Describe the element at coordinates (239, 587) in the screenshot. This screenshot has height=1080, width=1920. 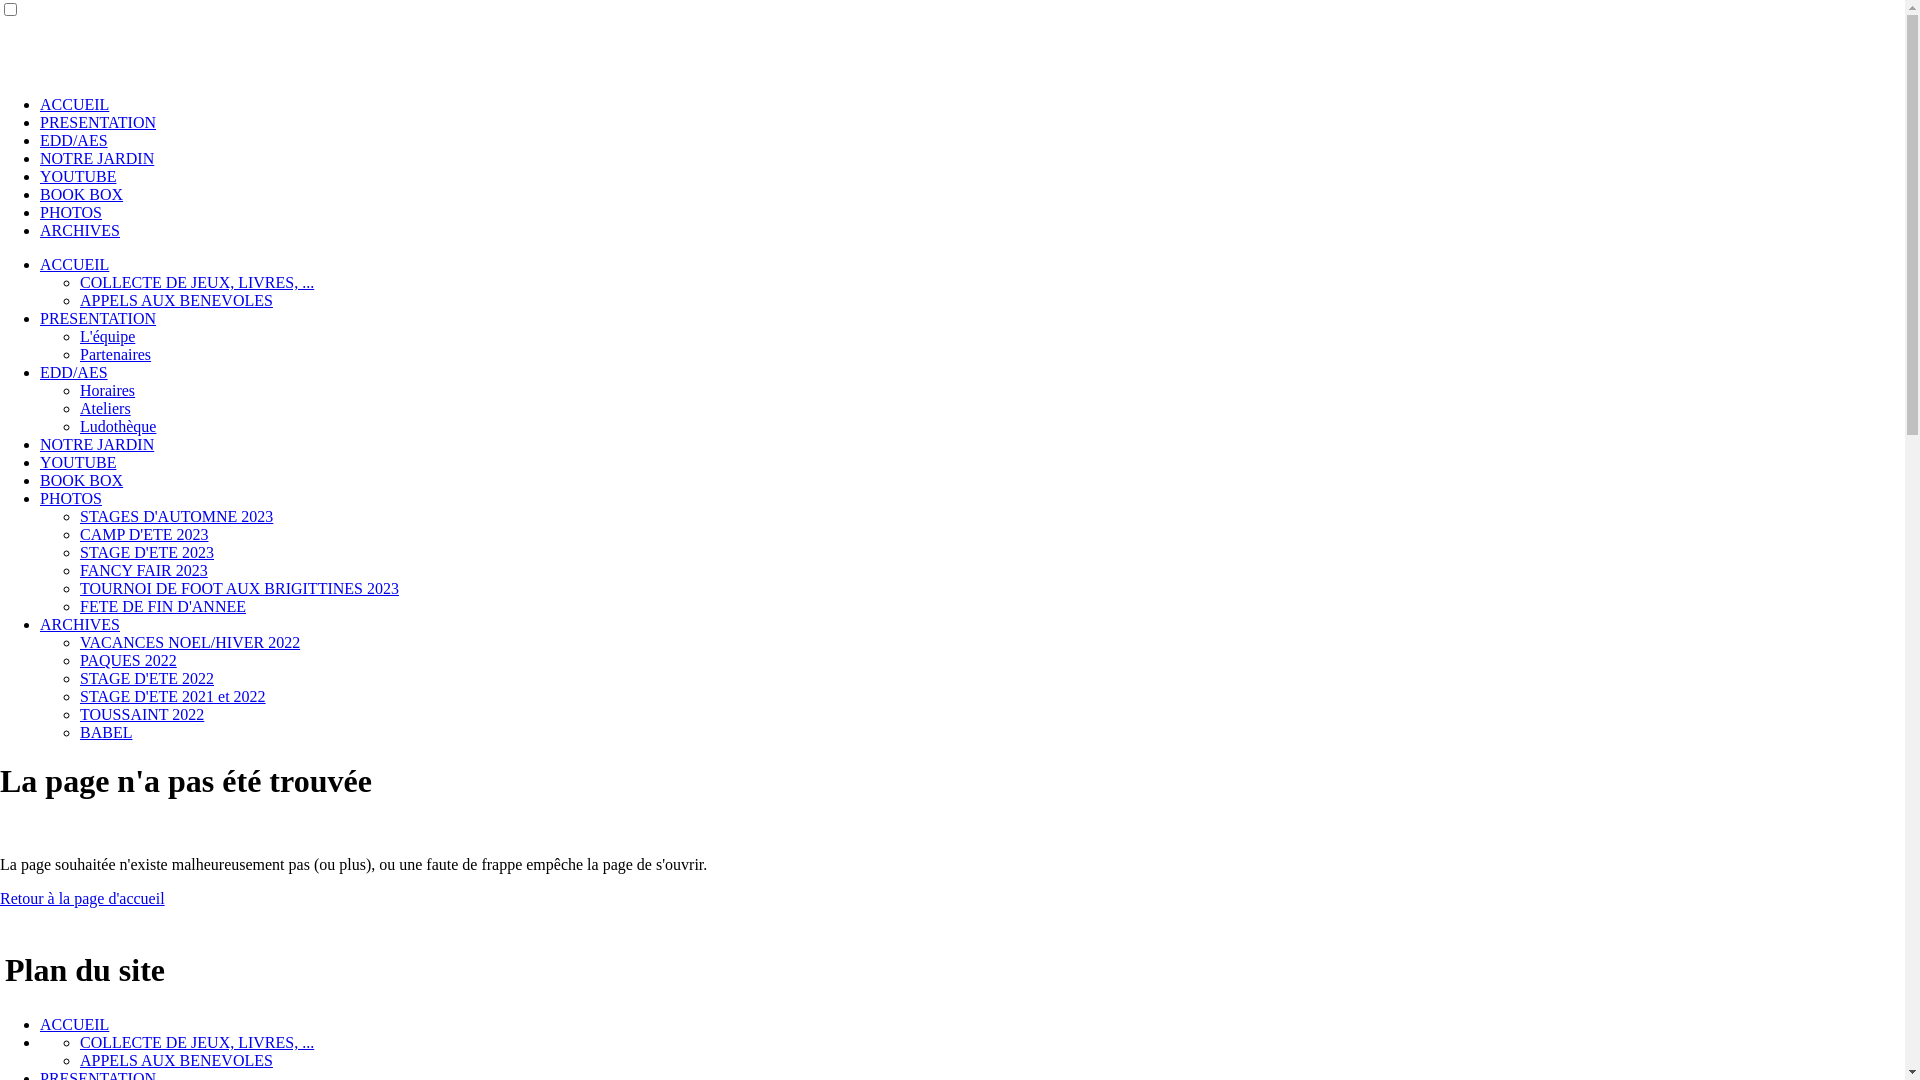
I see `'TOURNOI DE FOOT AUX BRIGITTINES 2023'` at that location.